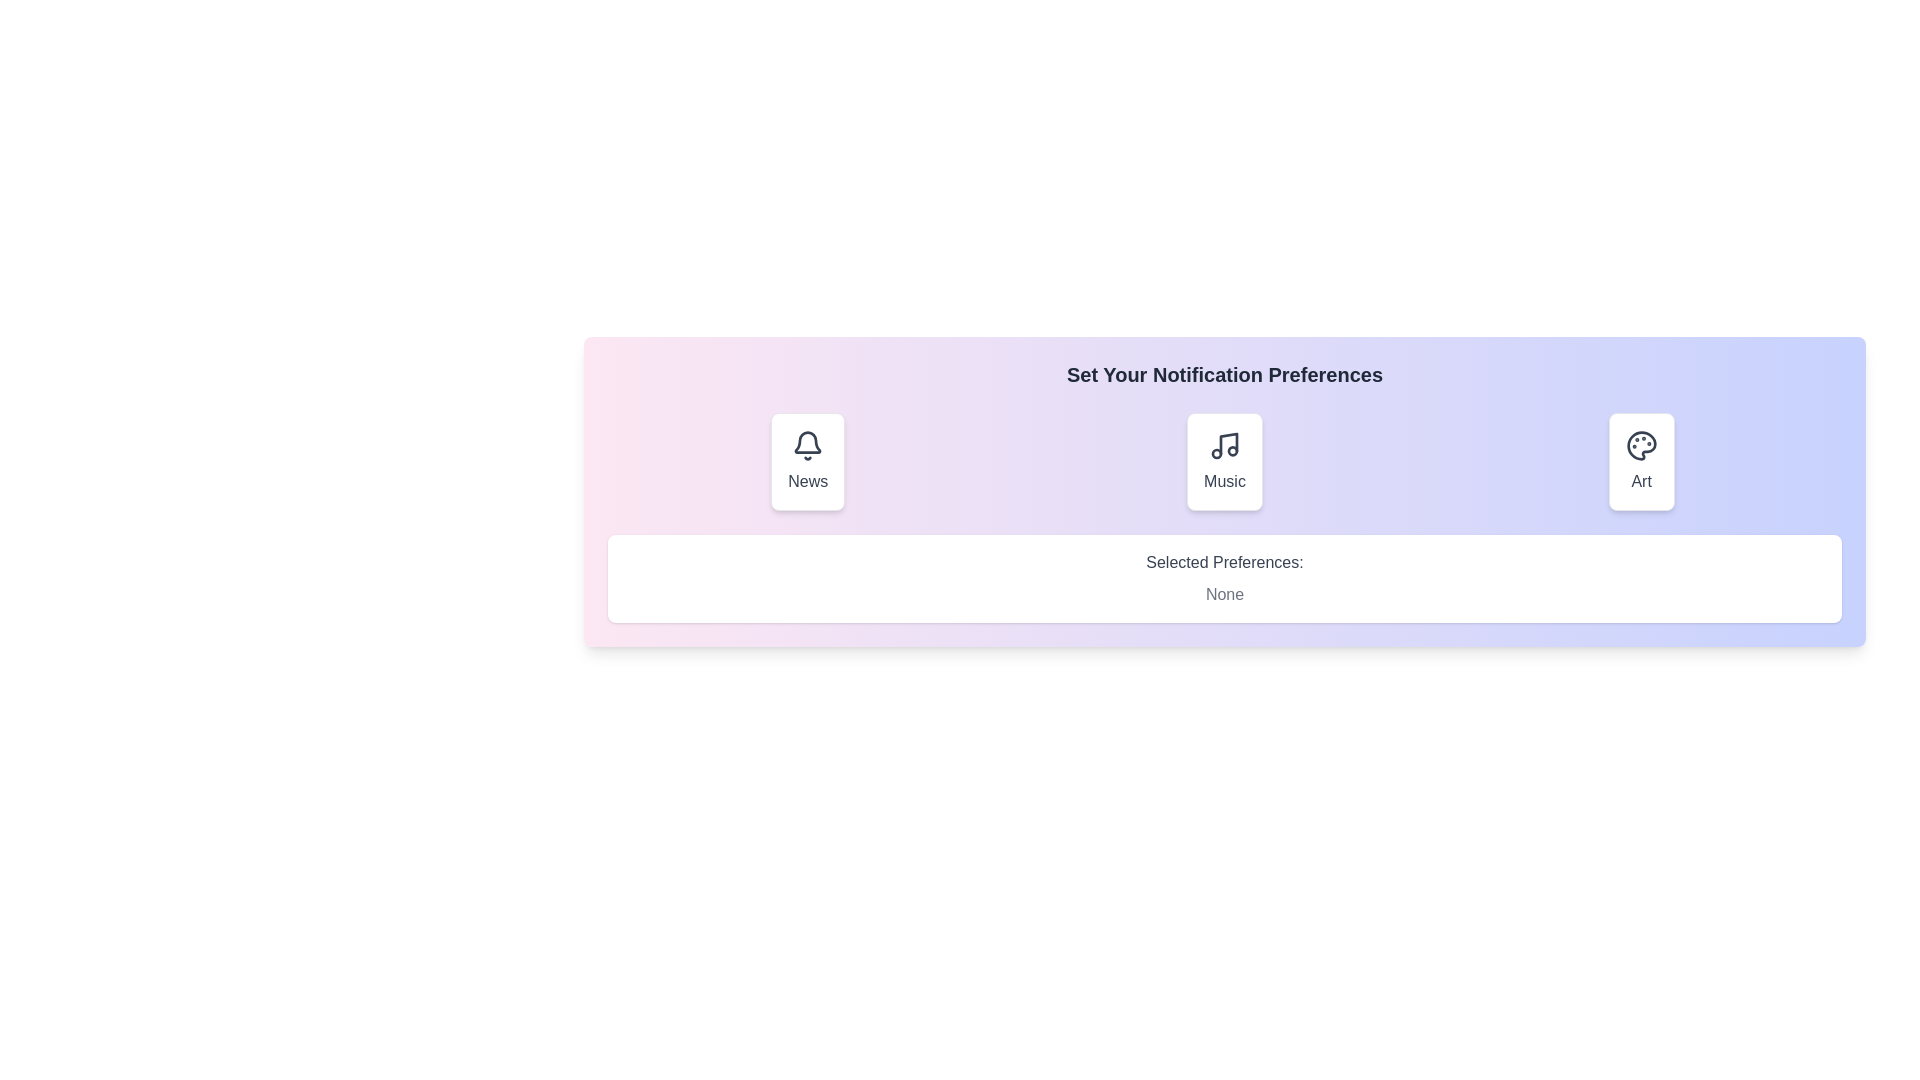 The width and height of the screenshot is (1920, 1080). Describe the element at coordinates (1223, 593) in the screenshot. I see `the text label styled in gray labeled 'None', which is positioned under 'Selected Preferences:' in a white, rounded rectangular box` at that location.